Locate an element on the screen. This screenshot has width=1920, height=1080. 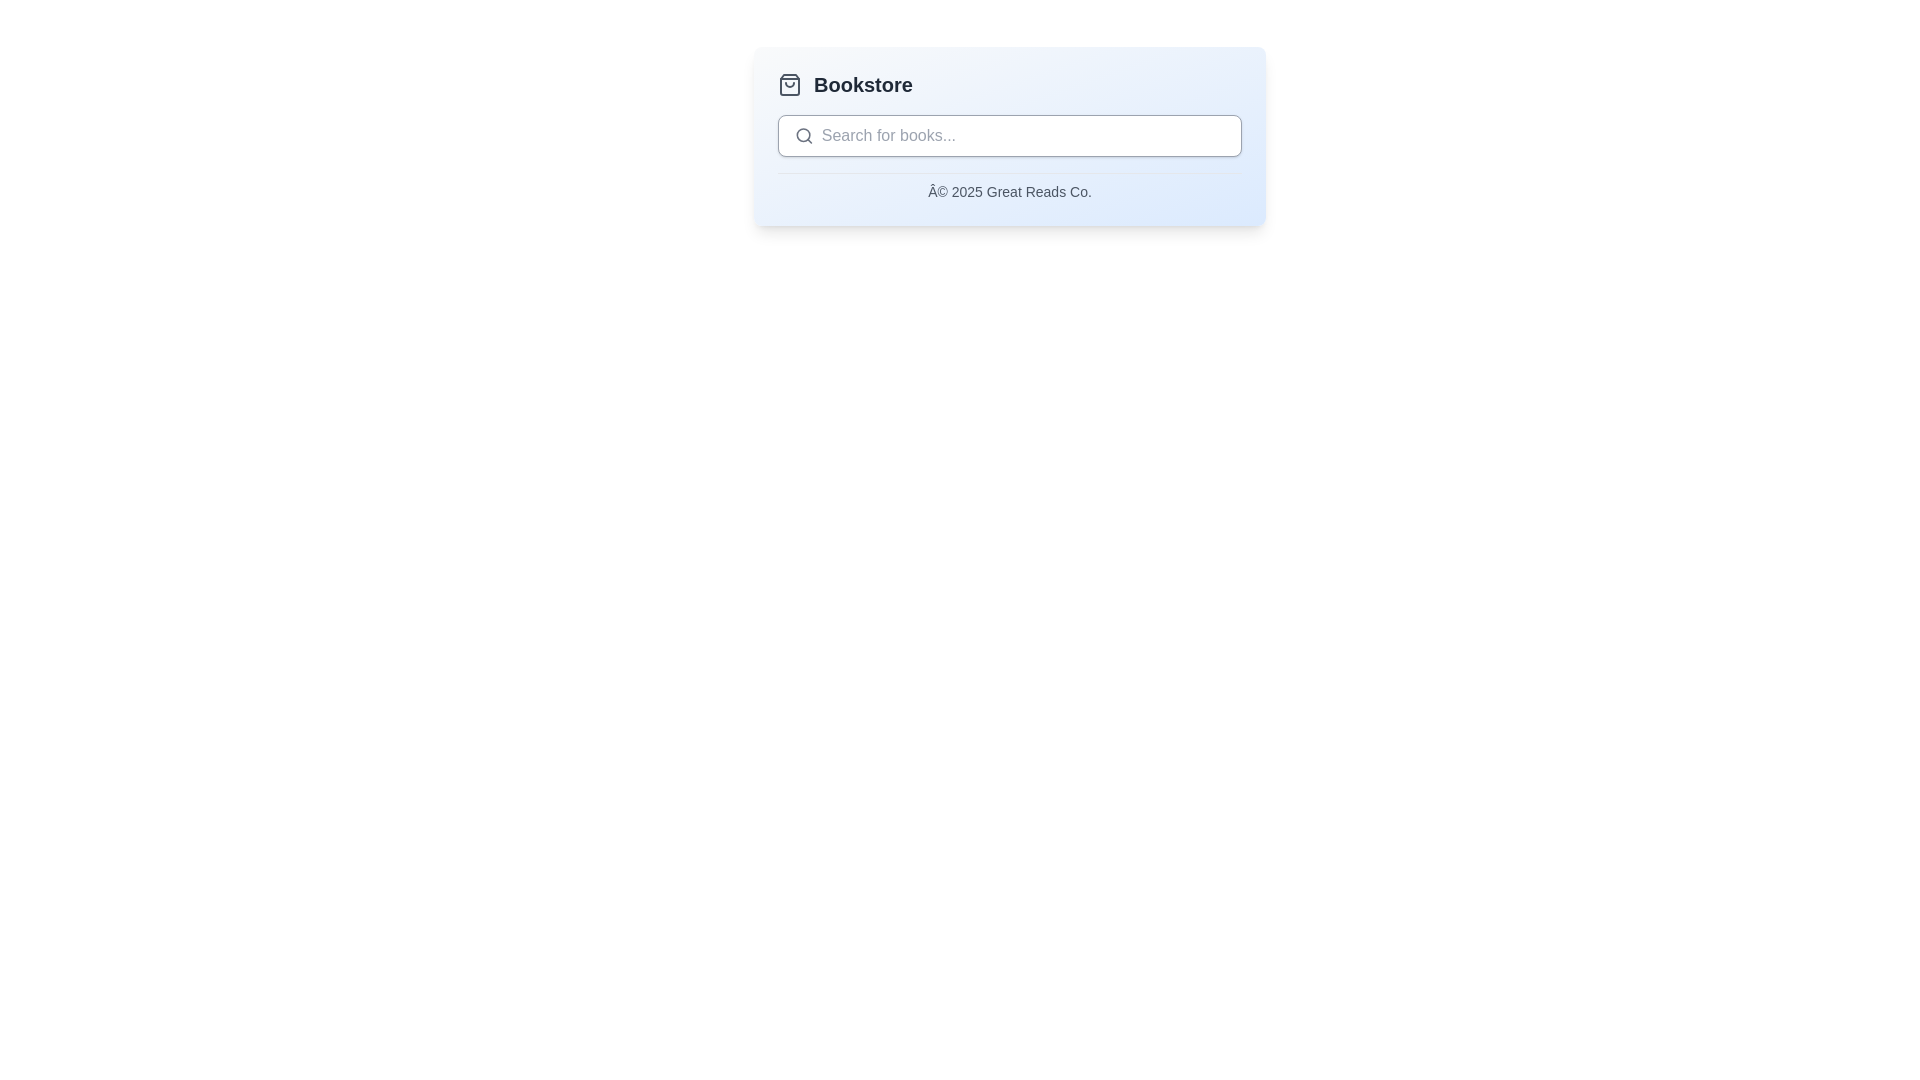
the shopping bag icon located in the upper left portion of the interface, just to the left of the text 'Bookstore' is located at coordinates (789, 83).